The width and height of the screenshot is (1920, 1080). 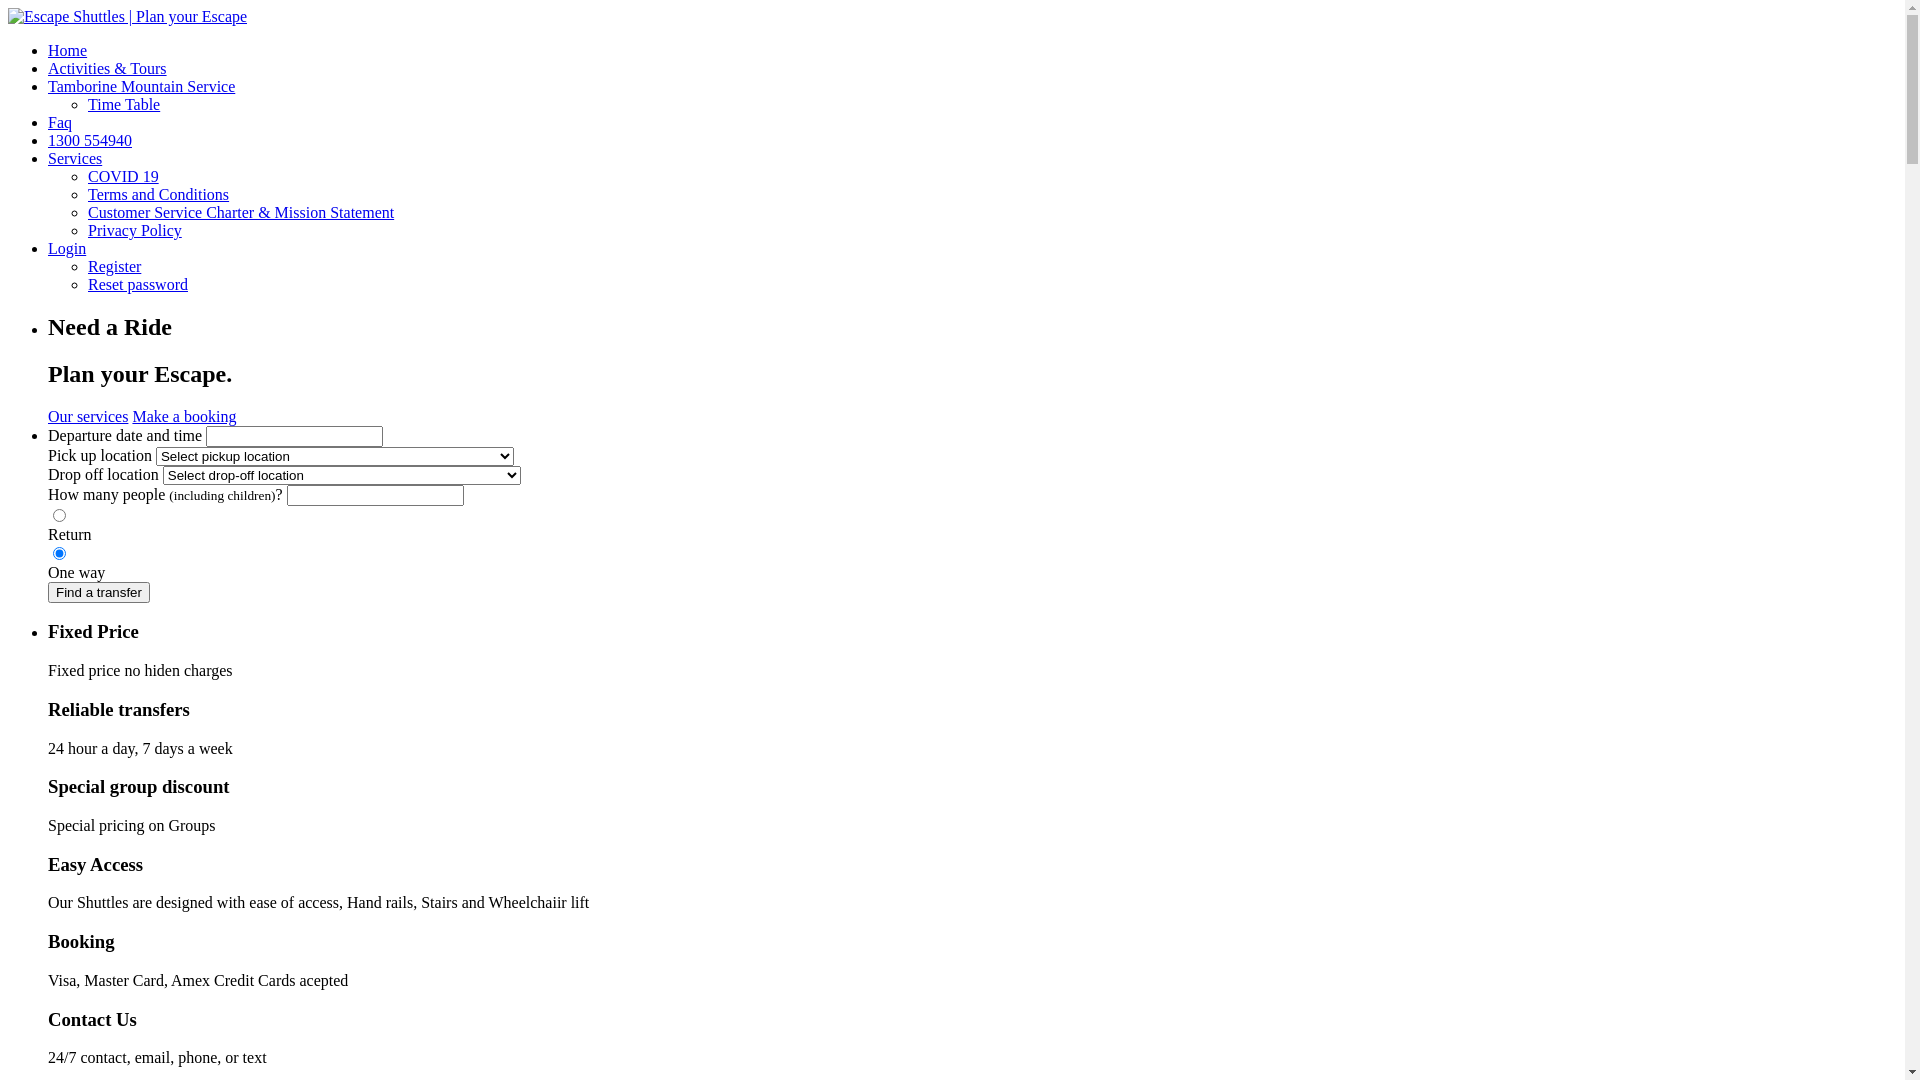 What do you see at coordinates (126, 16) in the screenshot?
I see `'Escape Shuttles | Plan your Escape'` at bounding box center [126, 16].